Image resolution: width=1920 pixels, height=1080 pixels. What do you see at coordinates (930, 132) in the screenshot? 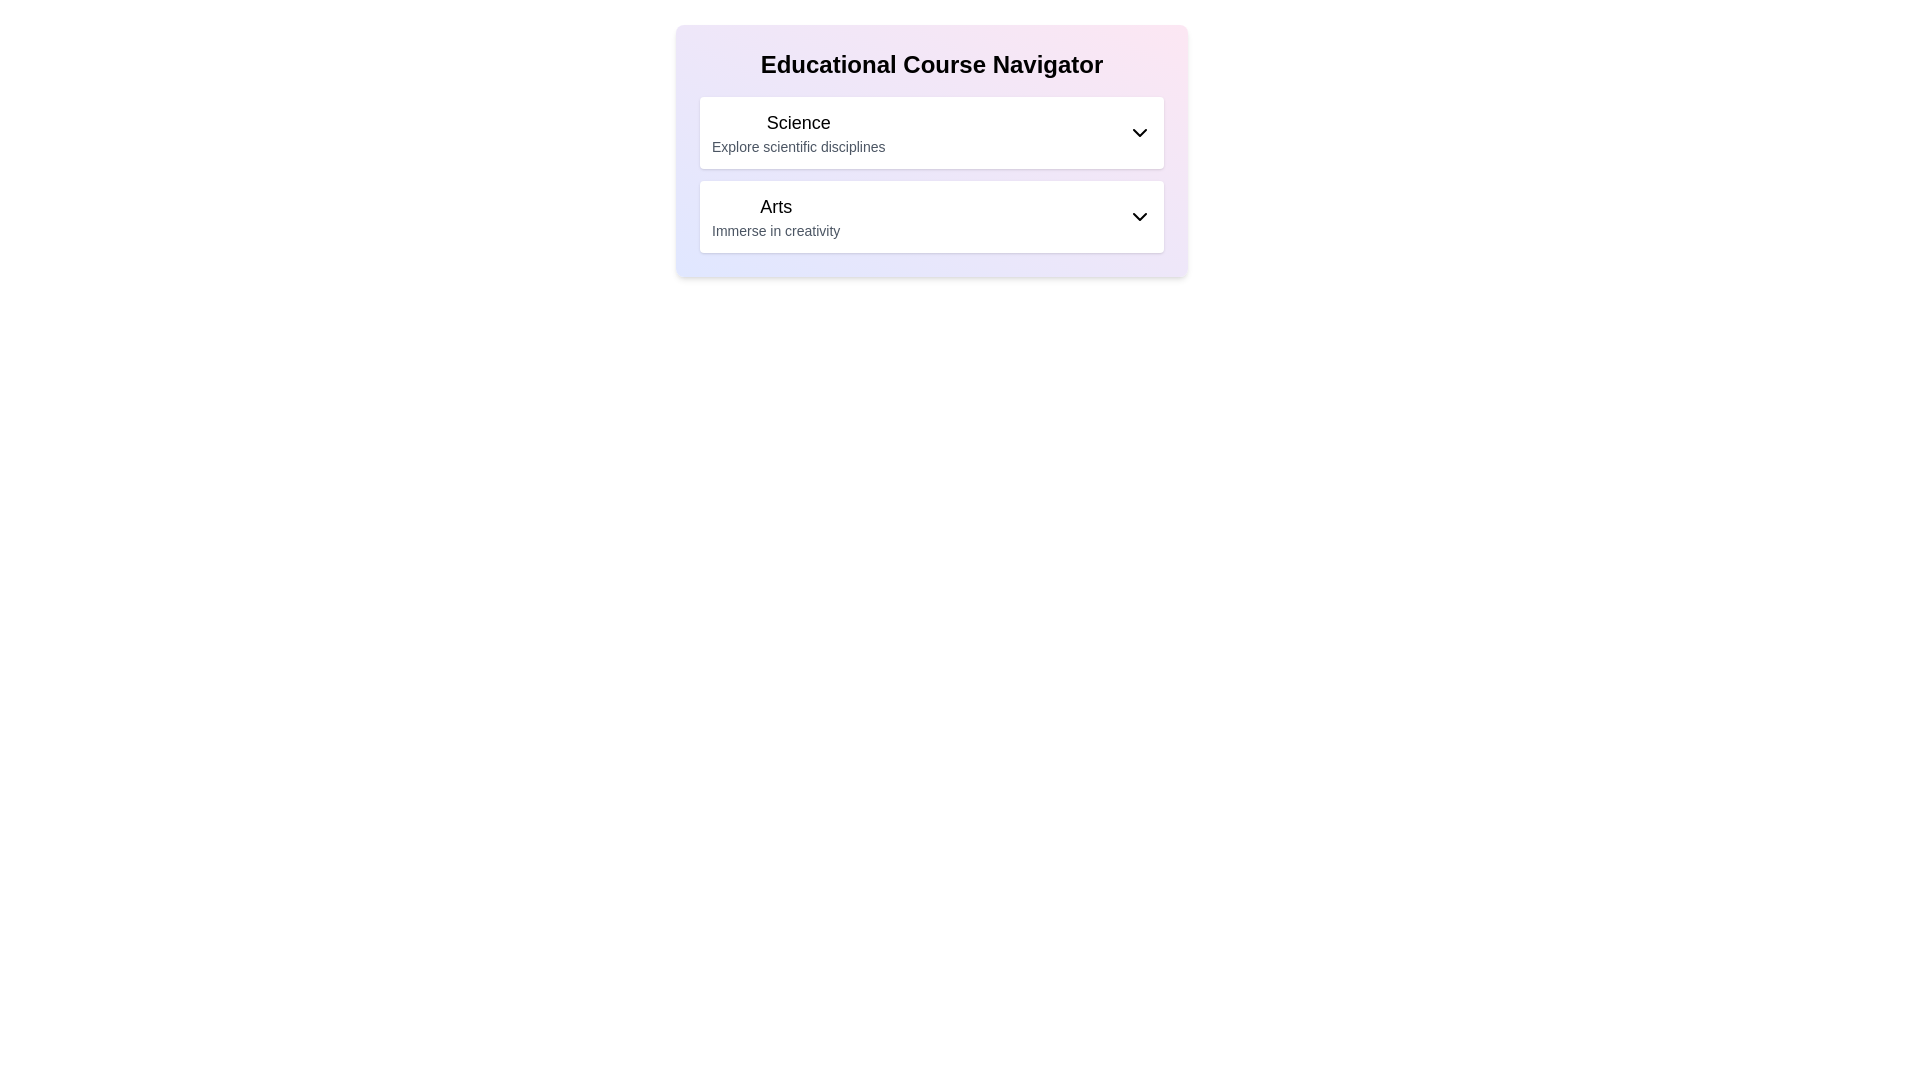
I see `the collapsible dropdown header labeled 'Science'` at bounding box center [930, 132].